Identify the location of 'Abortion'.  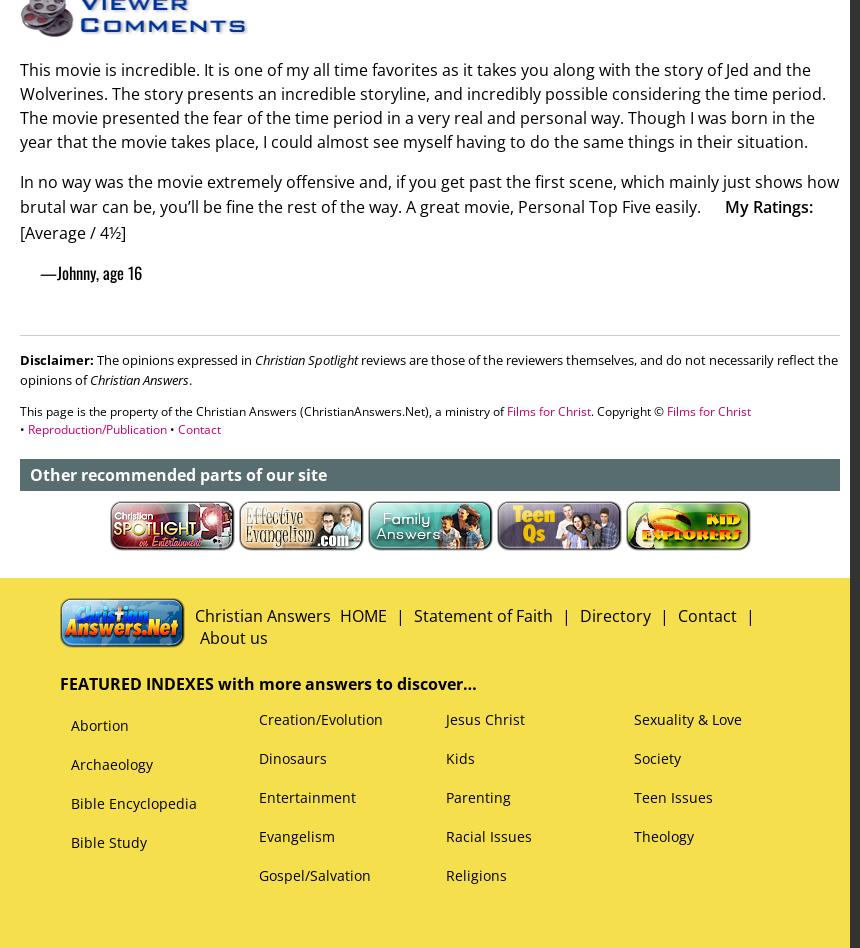
(99, 724).